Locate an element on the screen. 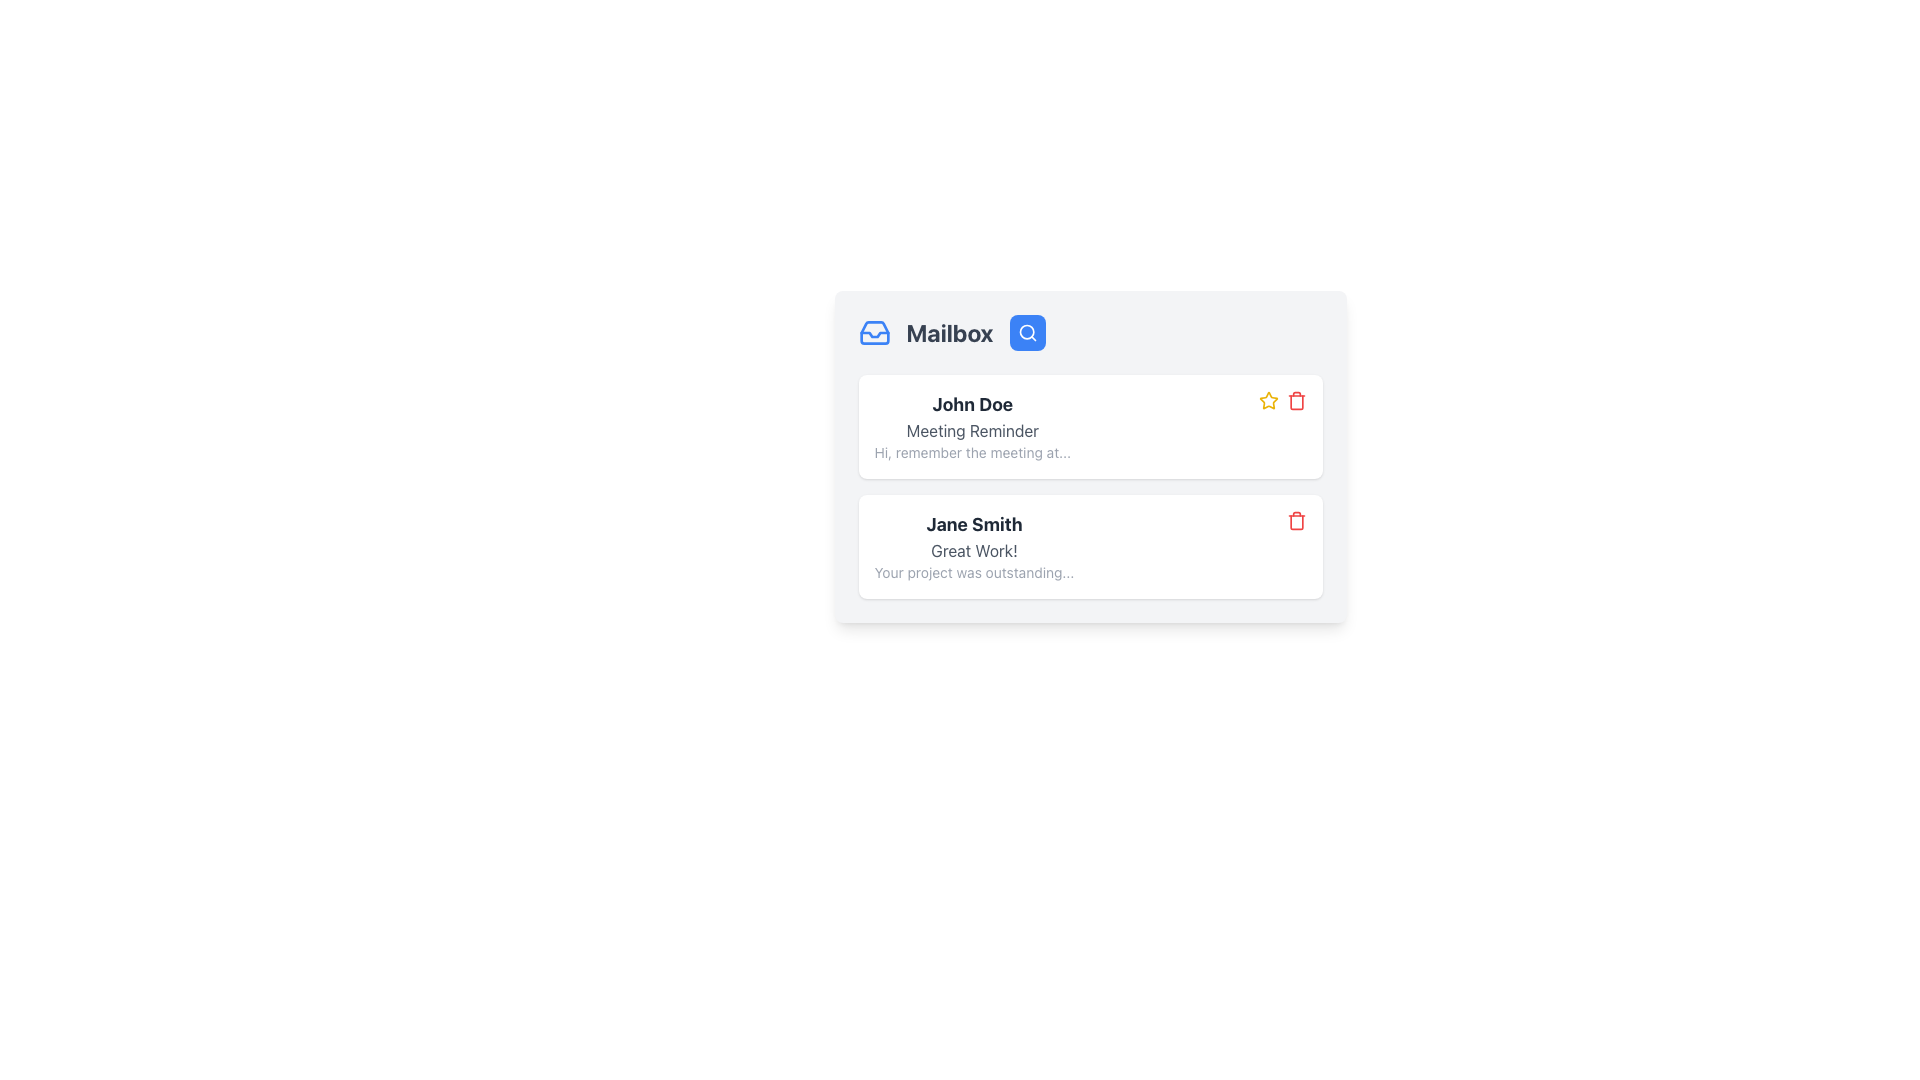  the delete button located at the bottom-right of the 'Jane Smith' card is located at coordinates (1296, 519).